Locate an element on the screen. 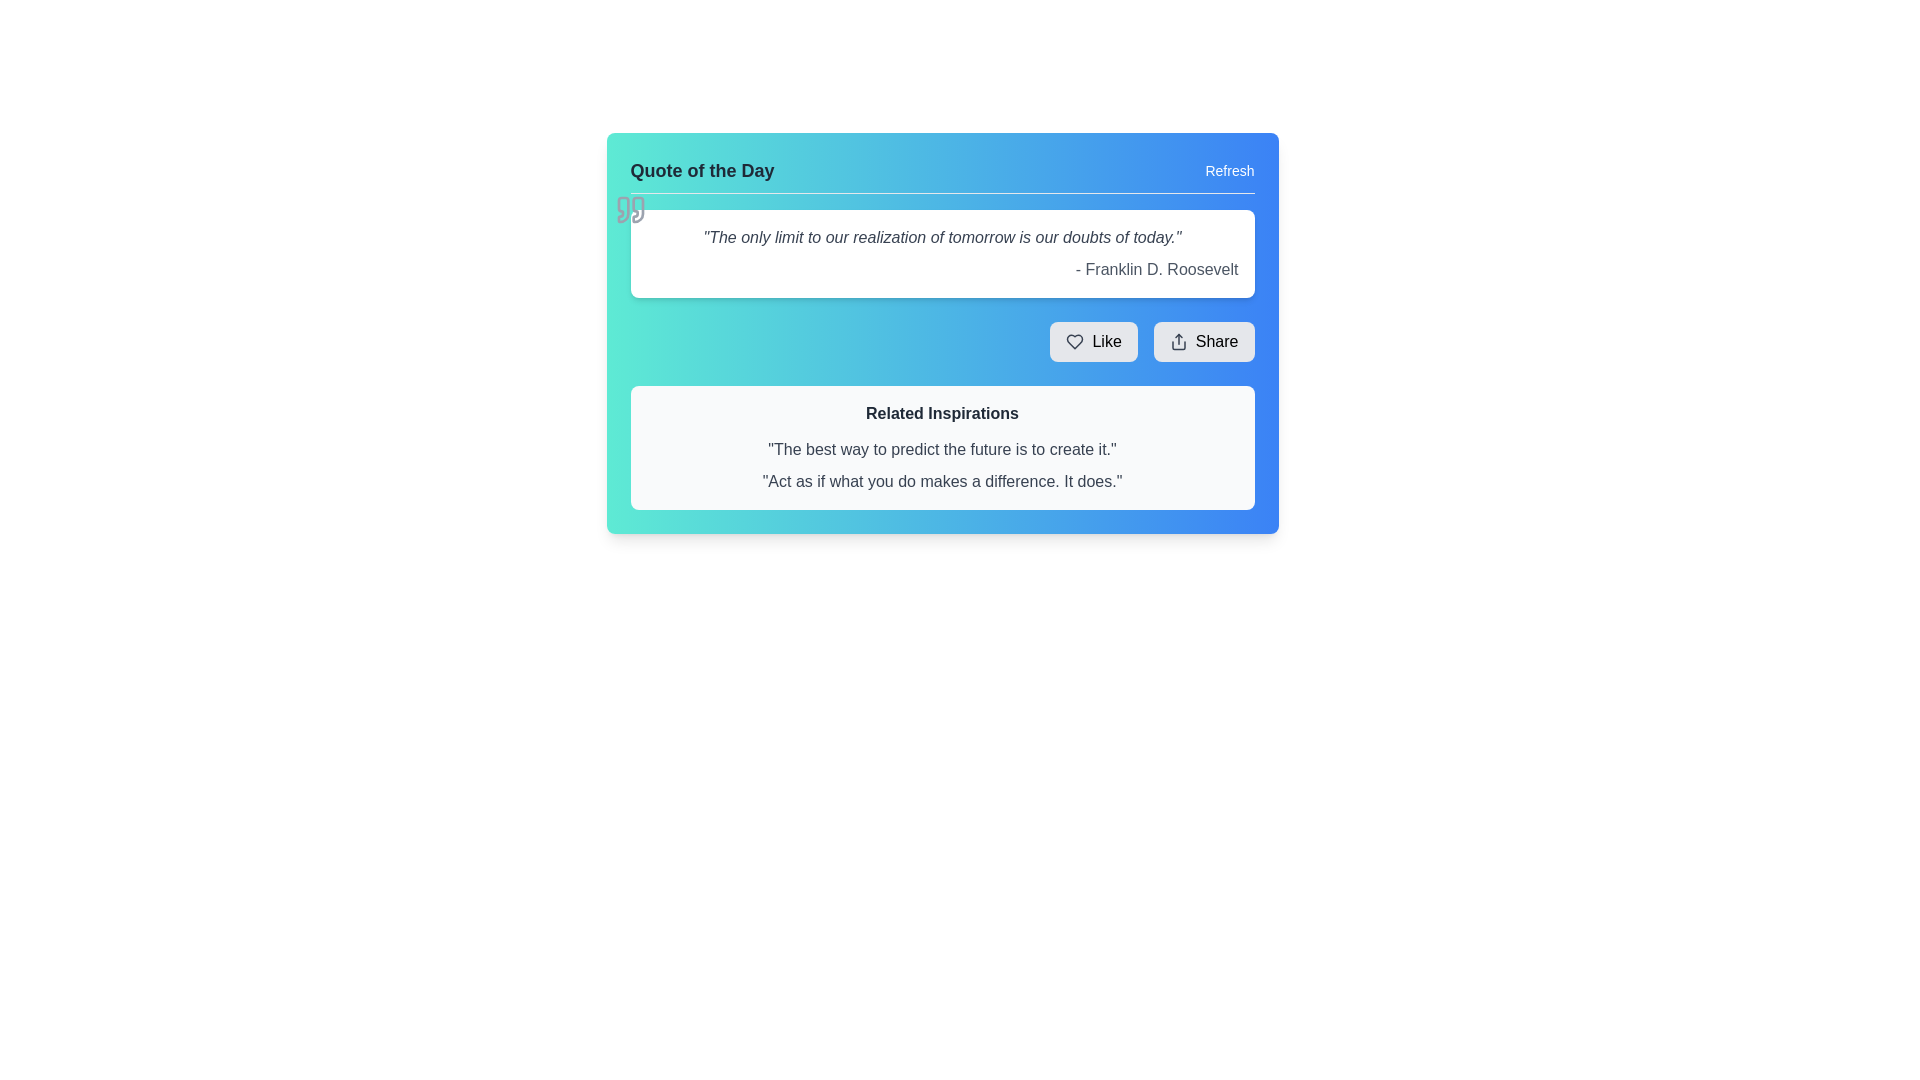 This screenshot has width=1920, height=1080. the text block containing the inspirational quotes, which is located below the 'Related Inspirations' heading in a bordered rectangular area is located at coordinates (941, 466).